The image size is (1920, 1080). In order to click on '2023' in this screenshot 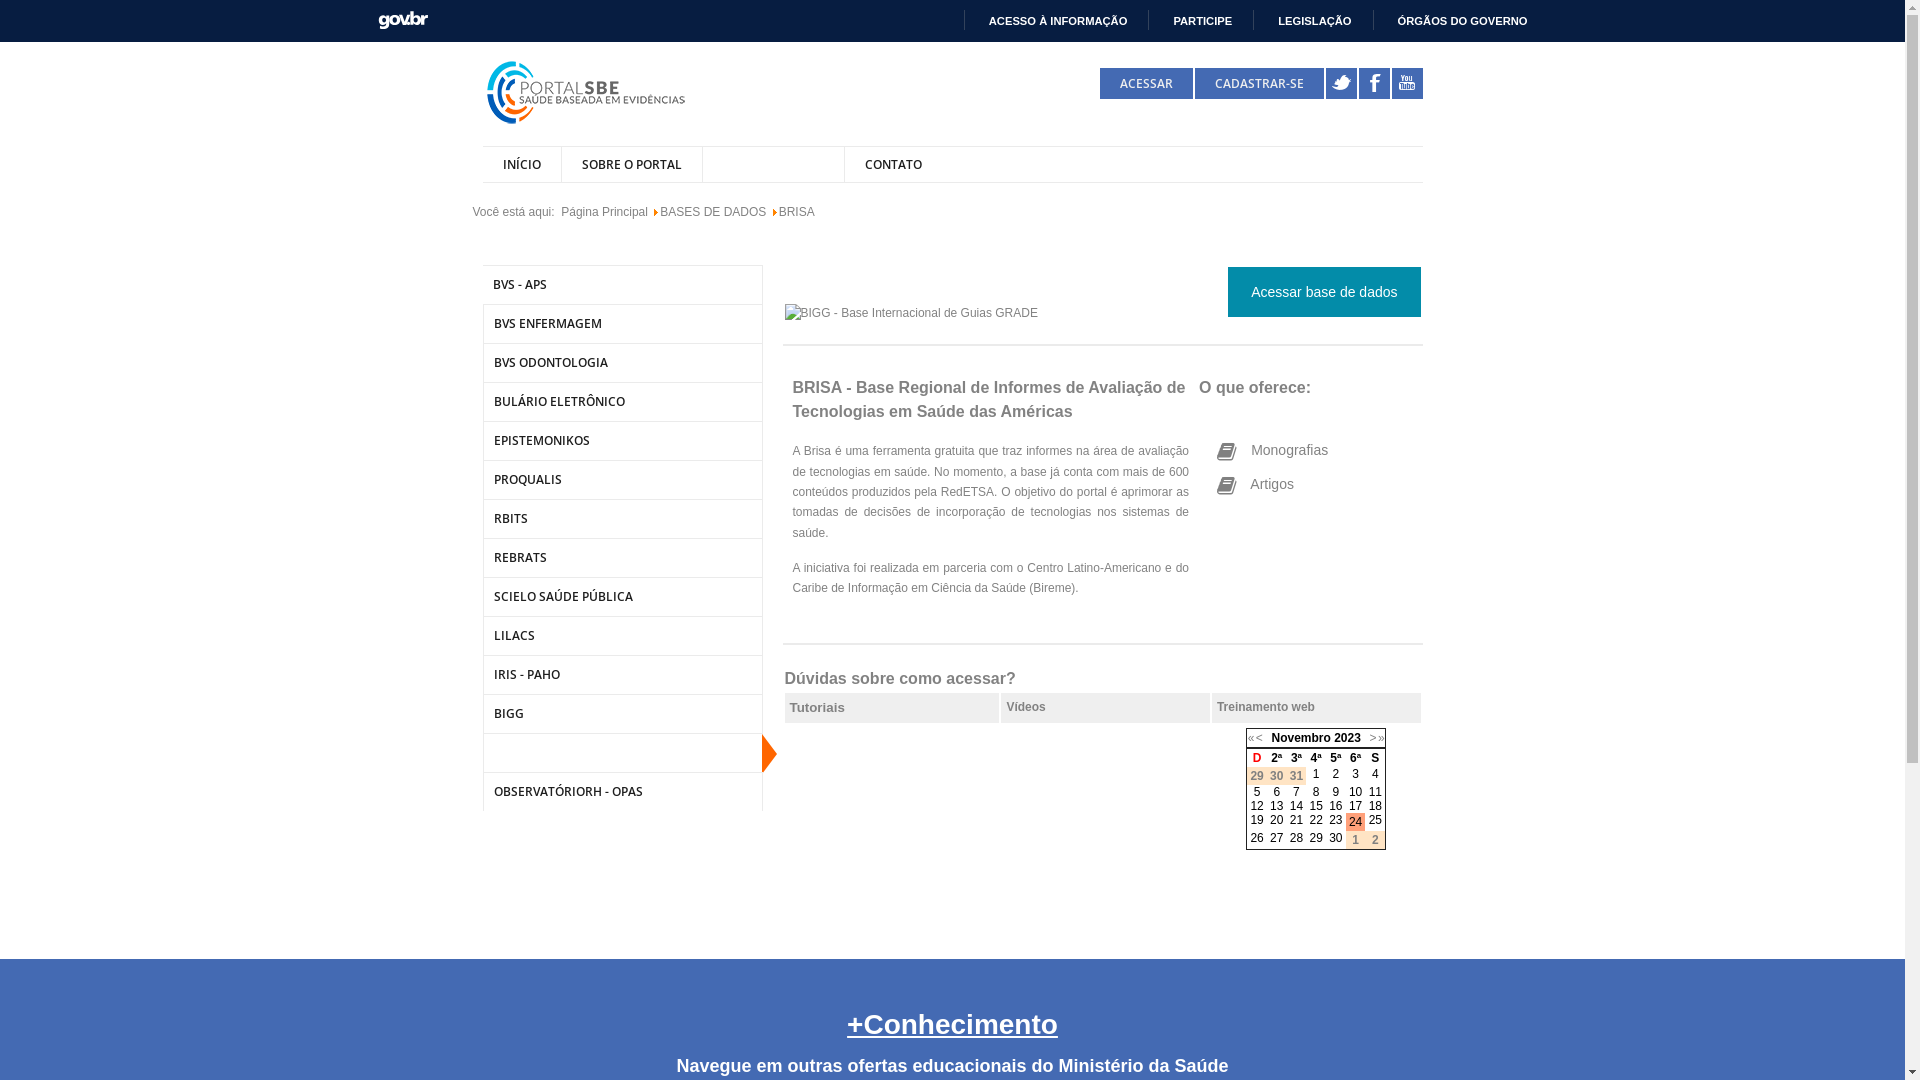, I will do `click(1347, 737)`.